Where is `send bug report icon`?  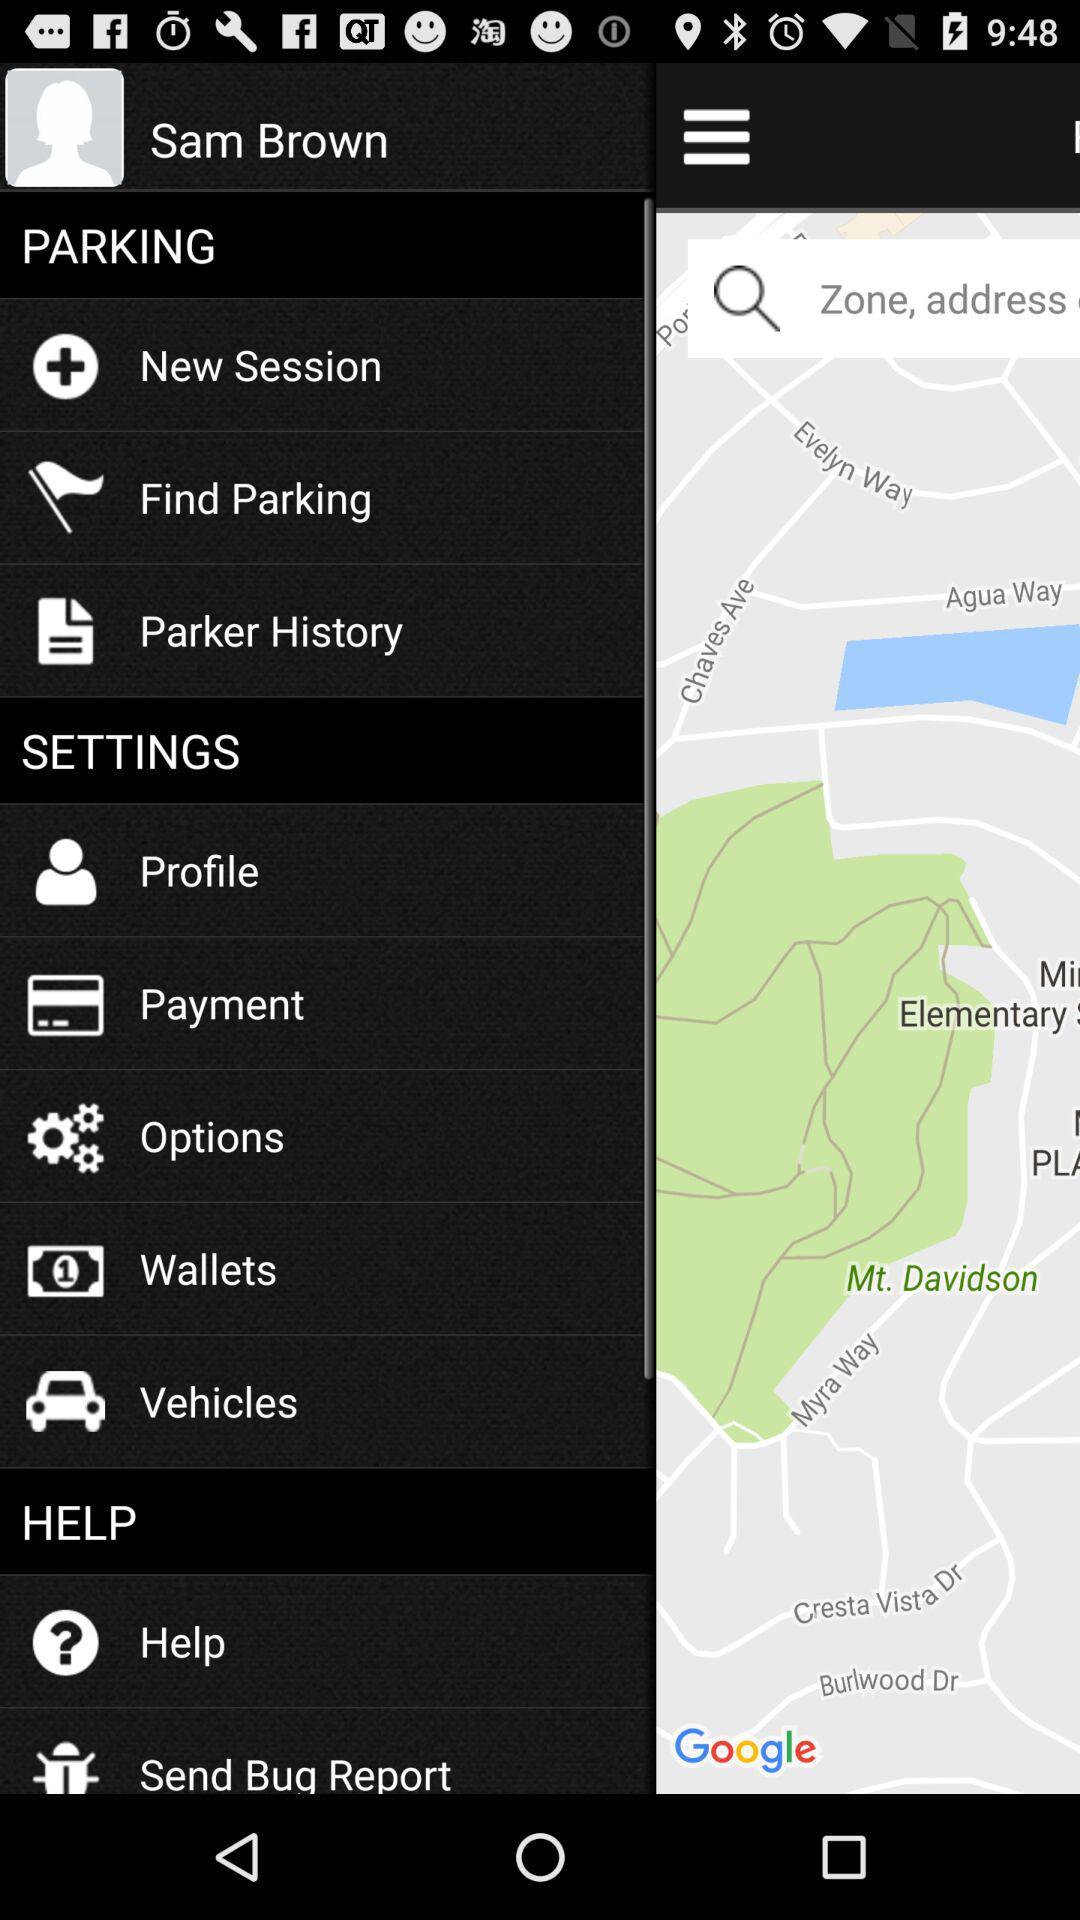
send bug report icon is located at coordinates (295, 1758).